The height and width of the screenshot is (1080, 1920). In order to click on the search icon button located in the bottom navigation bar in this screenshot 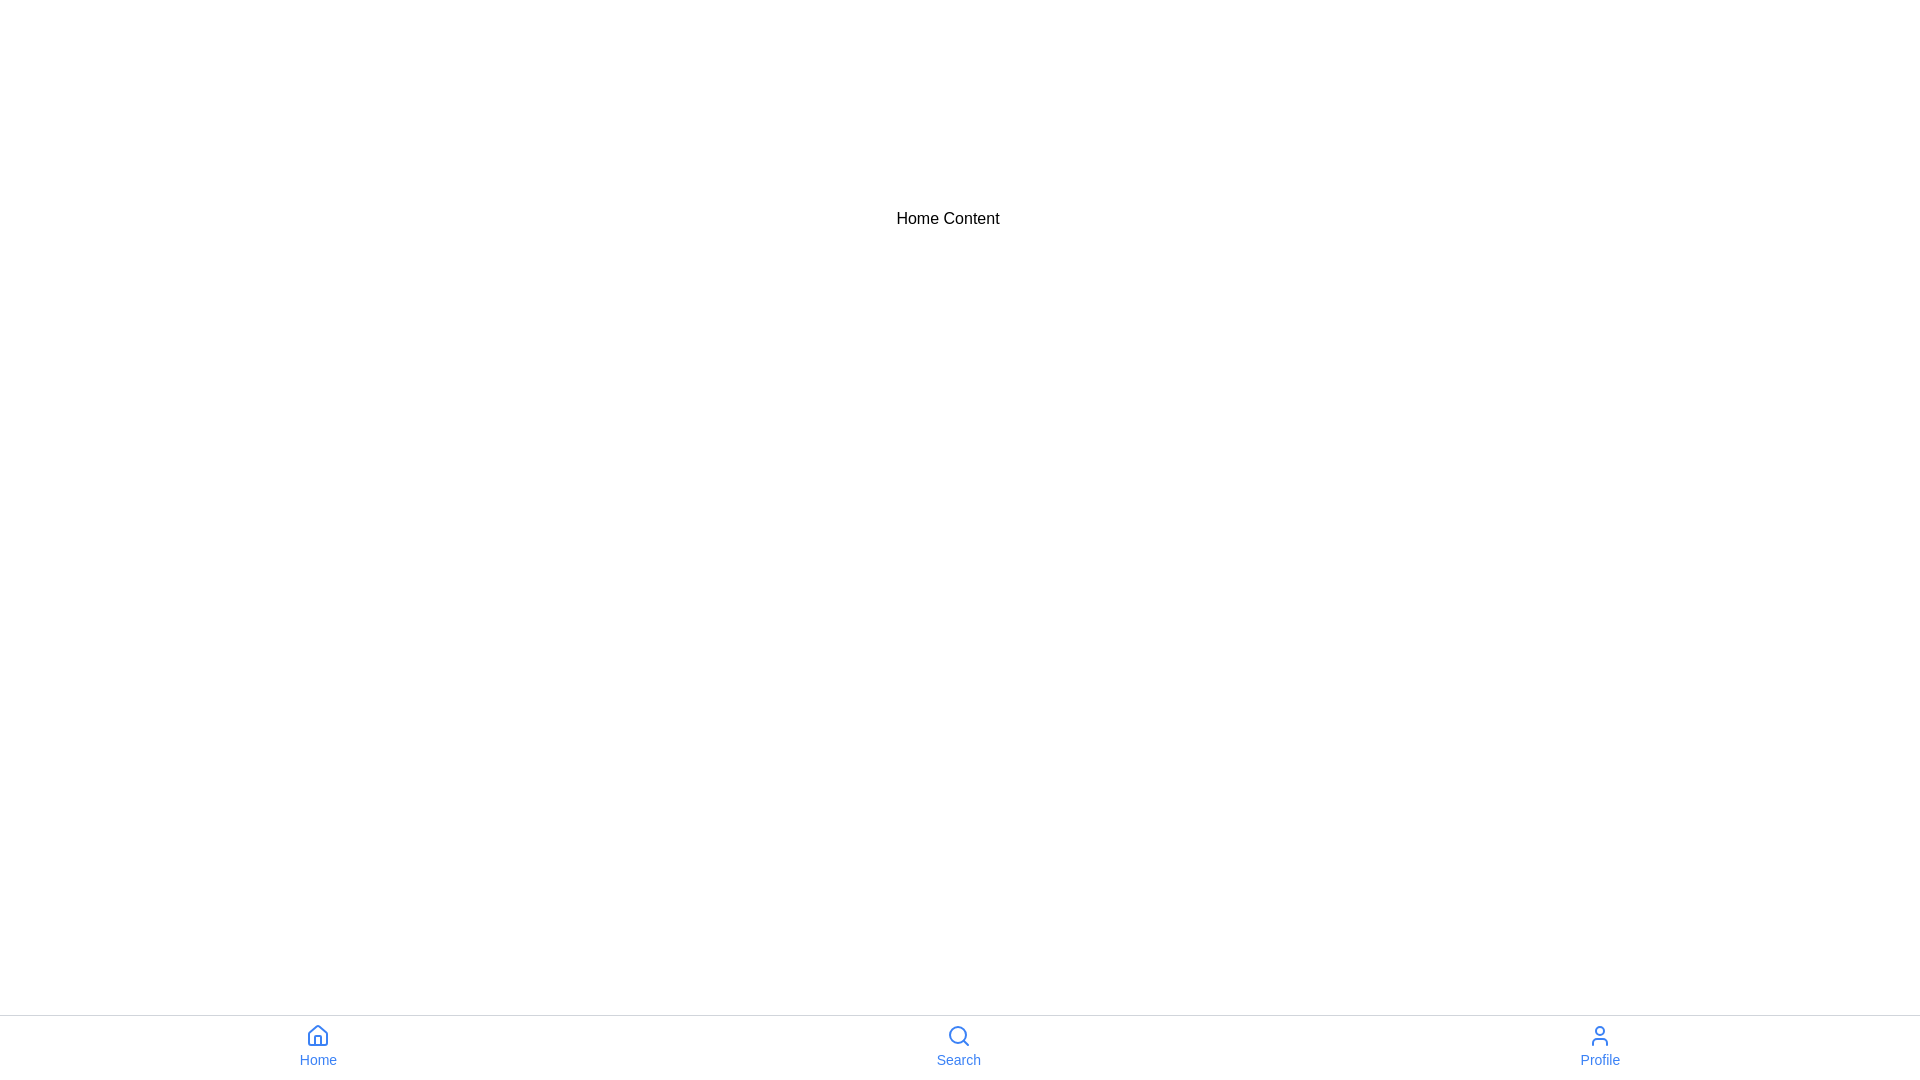, I will do `click(957, 1035)`.